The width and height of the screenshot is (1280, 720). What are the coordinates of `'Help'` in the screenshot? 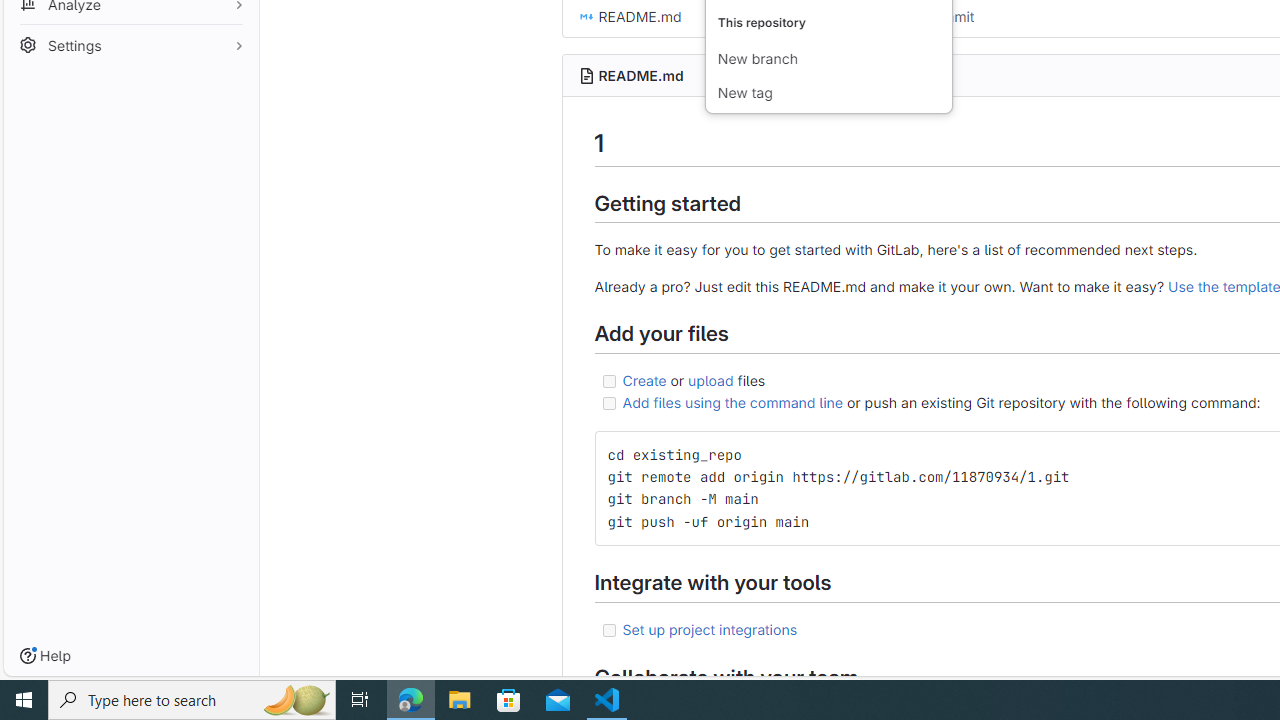 It's located at (45, 655).